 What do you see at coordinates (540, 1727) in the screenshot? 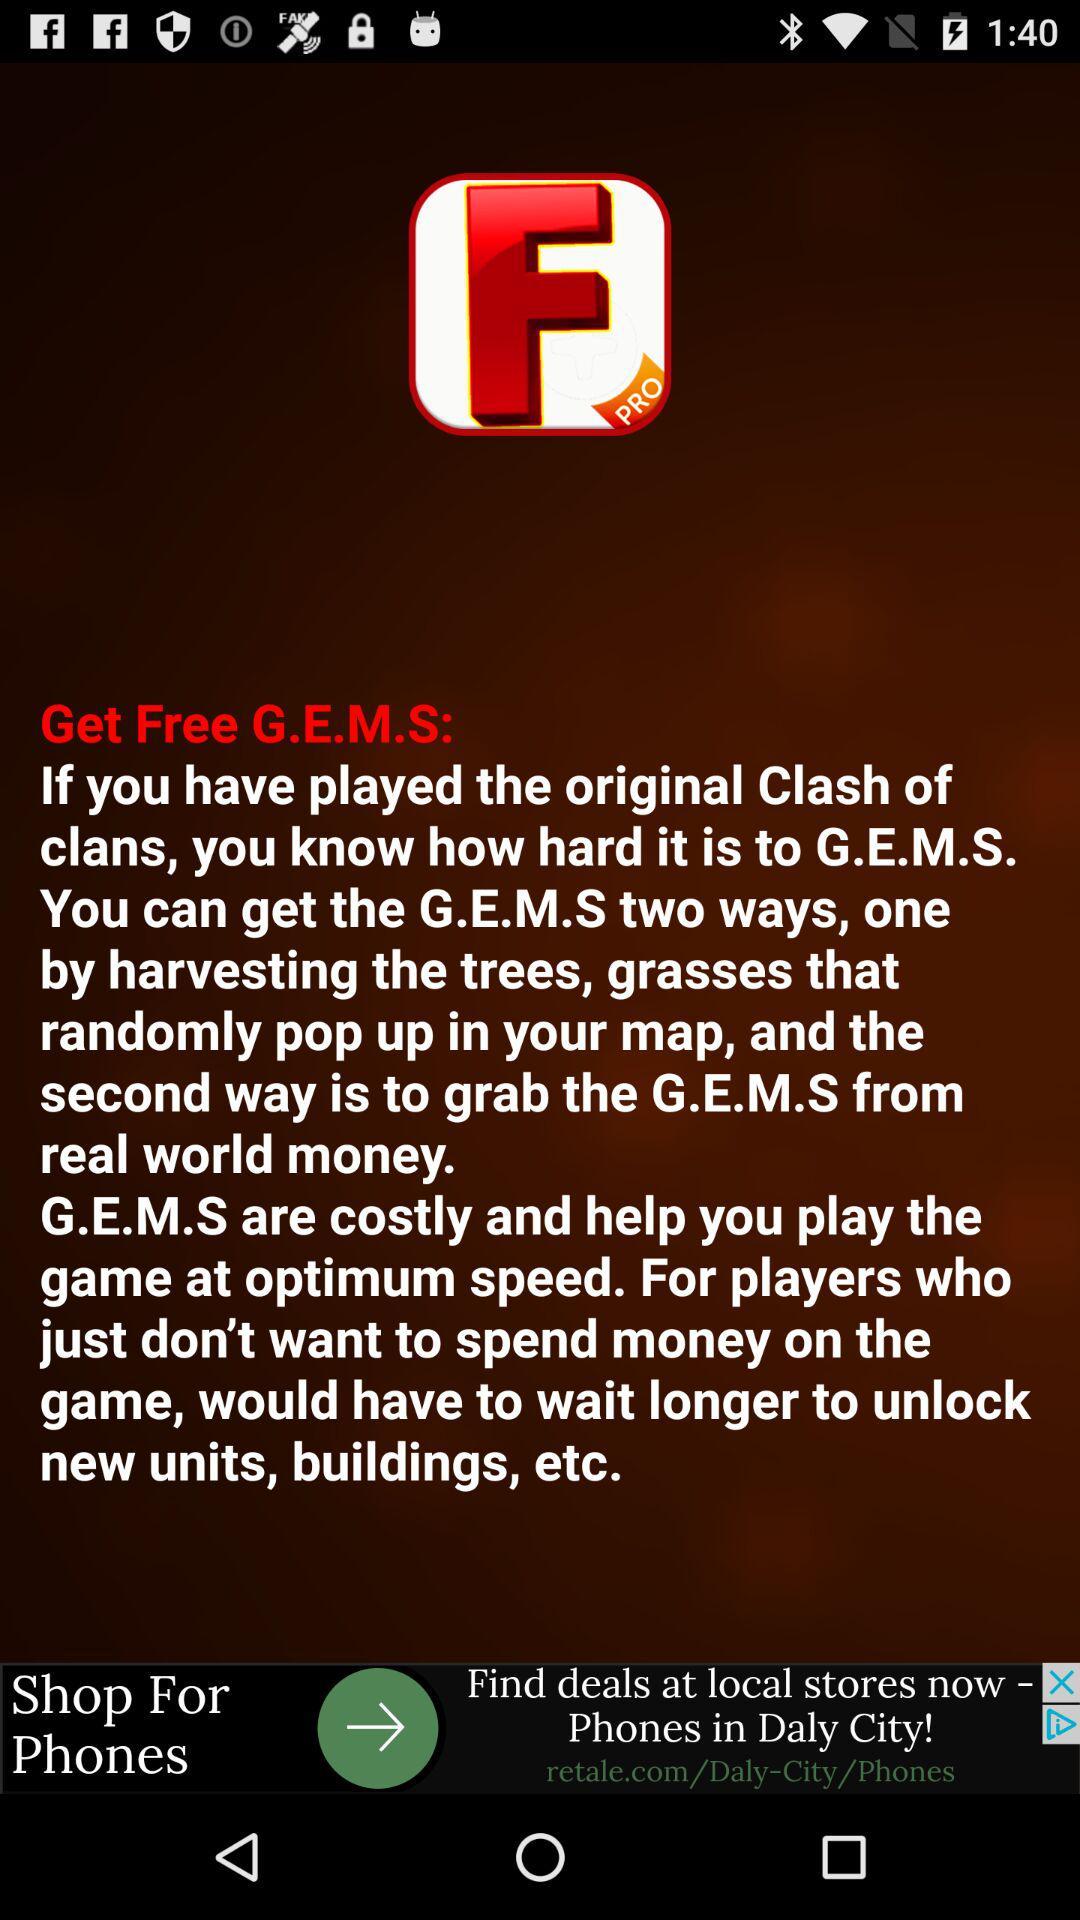
I see `advertisement` at bounding box center [540, 1727].